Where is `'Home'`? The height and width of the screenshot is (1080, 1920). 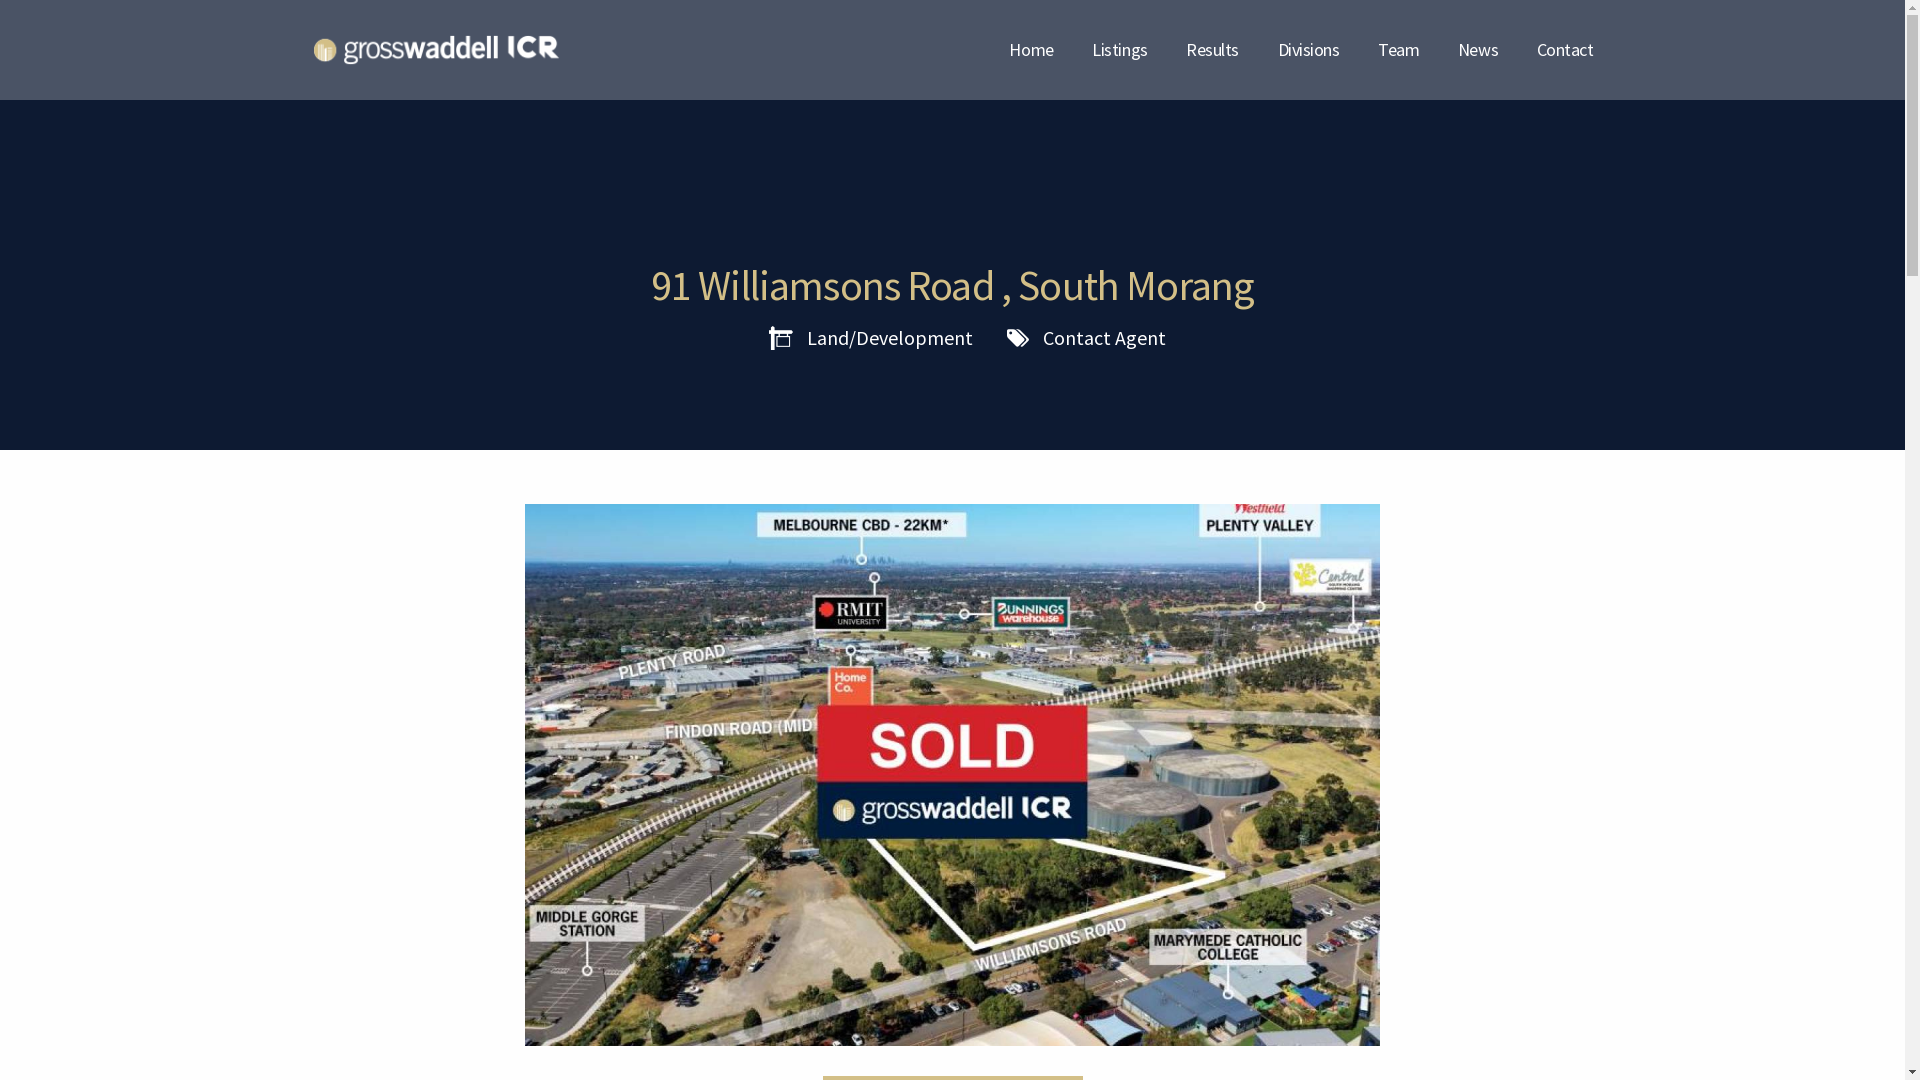
'Home' is located at coordinates (1031, 48).